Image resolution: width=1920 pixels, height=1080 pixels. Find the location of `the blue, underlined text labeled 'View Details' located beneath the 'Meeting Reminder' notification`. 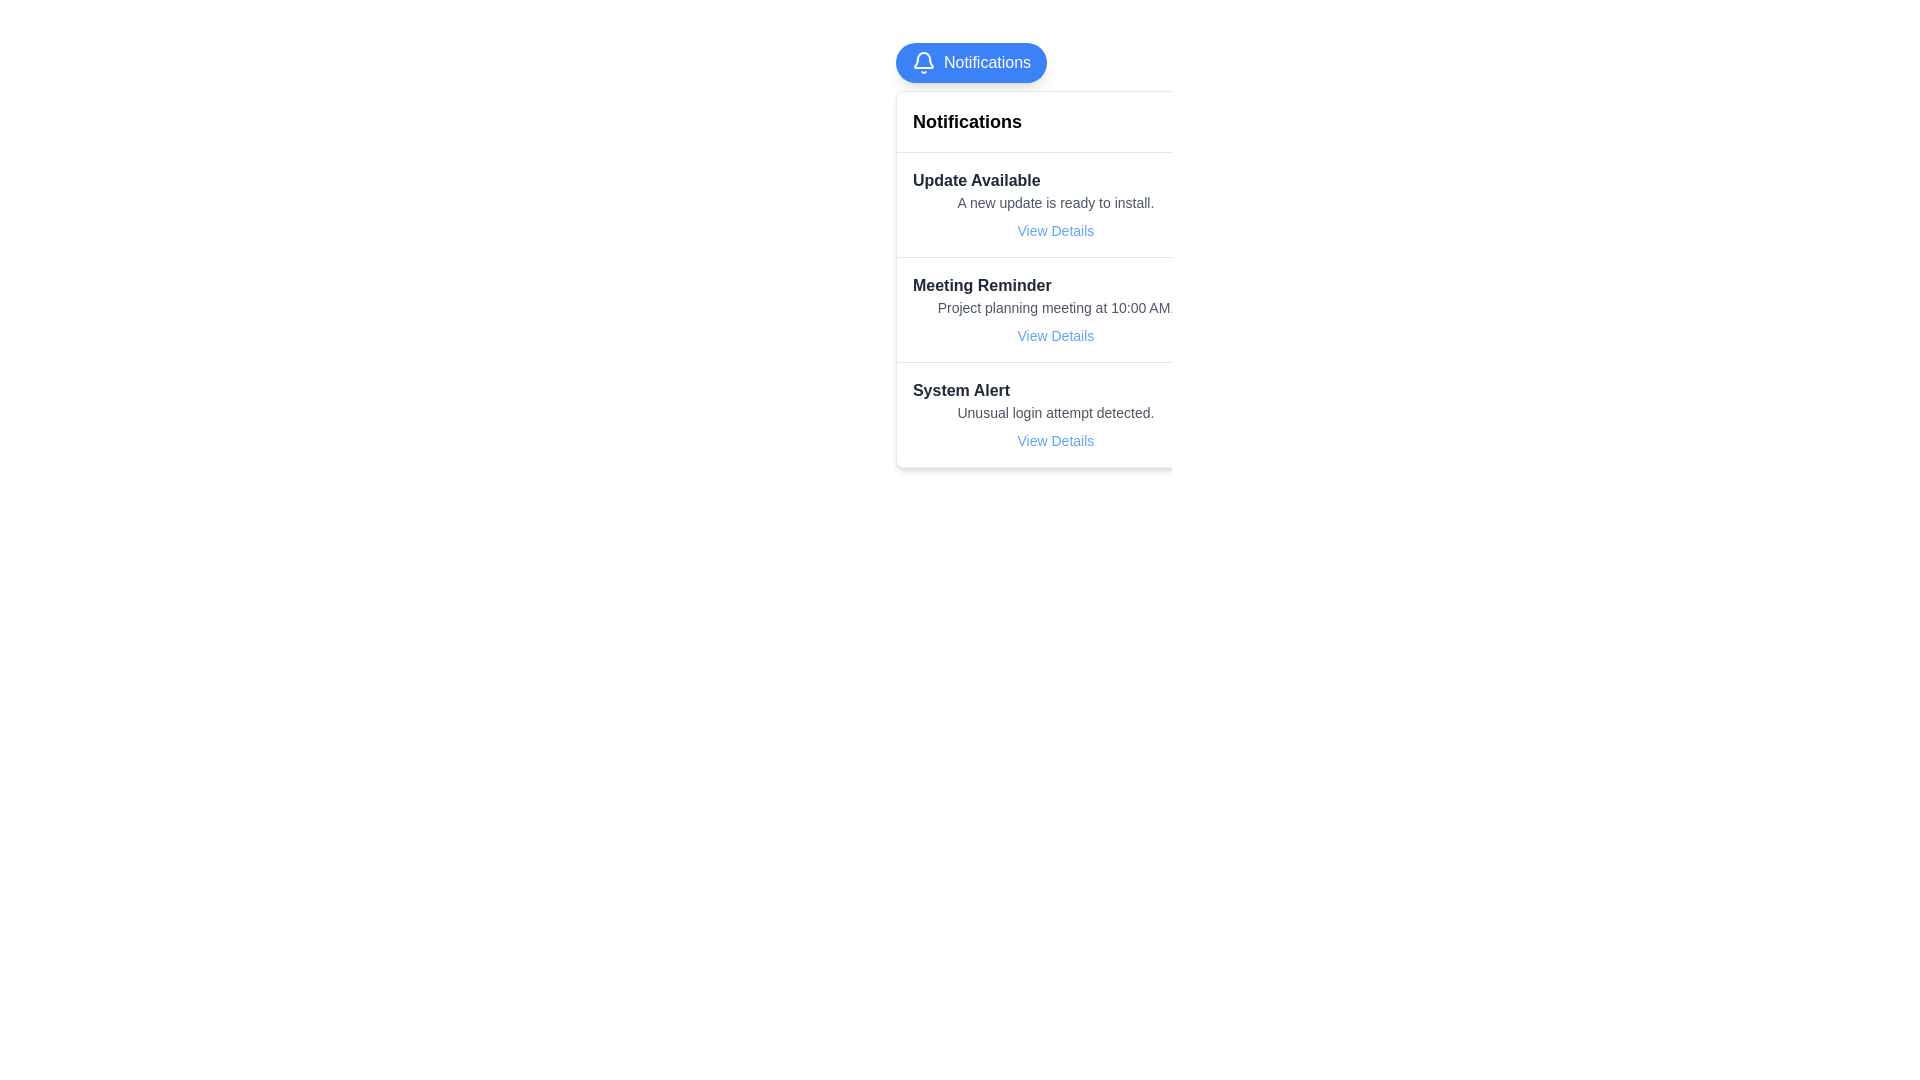

the blue, underlined text labeled 'View Details' located beneath the 'Meeting Reminder' notification is located at coordinates (1055, 334).